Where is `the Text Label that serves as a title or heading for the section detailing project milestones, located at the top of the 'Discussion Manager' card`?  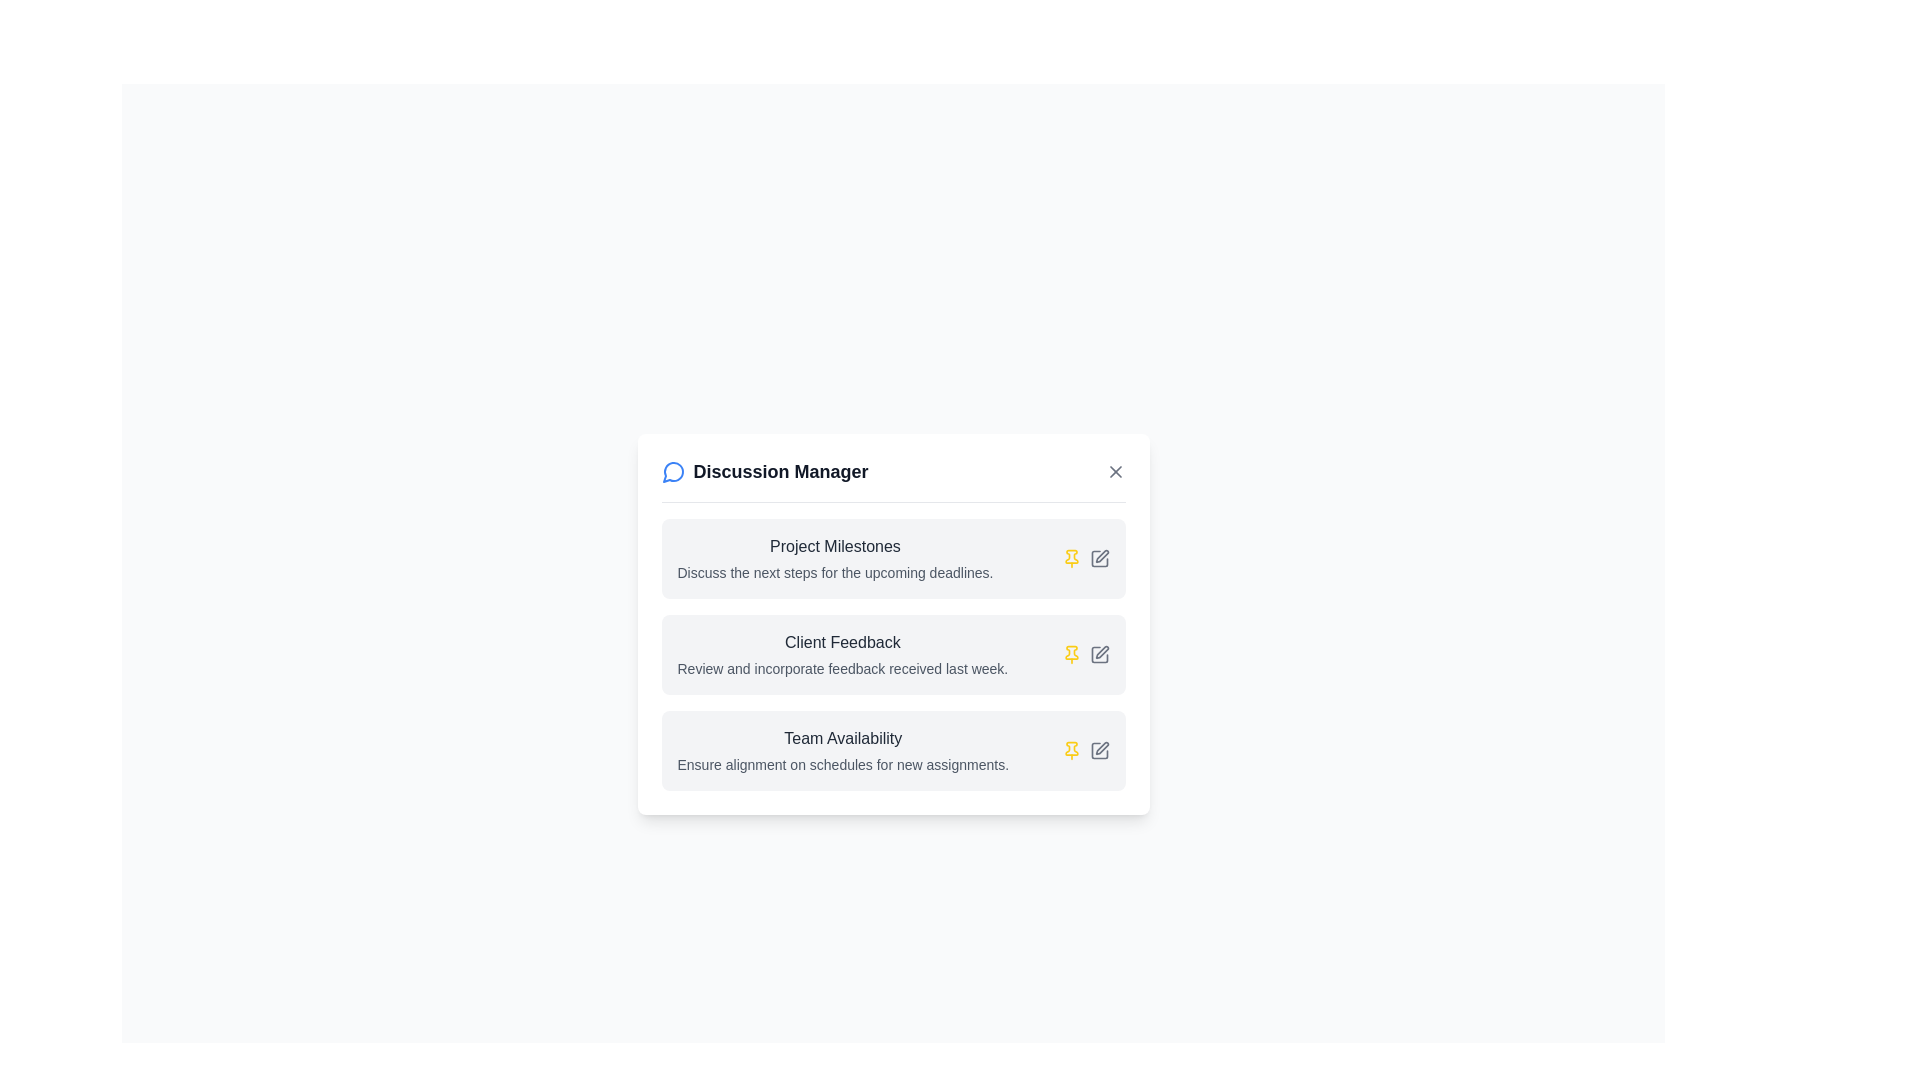
the Text Label that serves as a title or heading for the section detailing project milestones, located at the top of the 'Discussion Manager' card is located at coordinates (835, 546).